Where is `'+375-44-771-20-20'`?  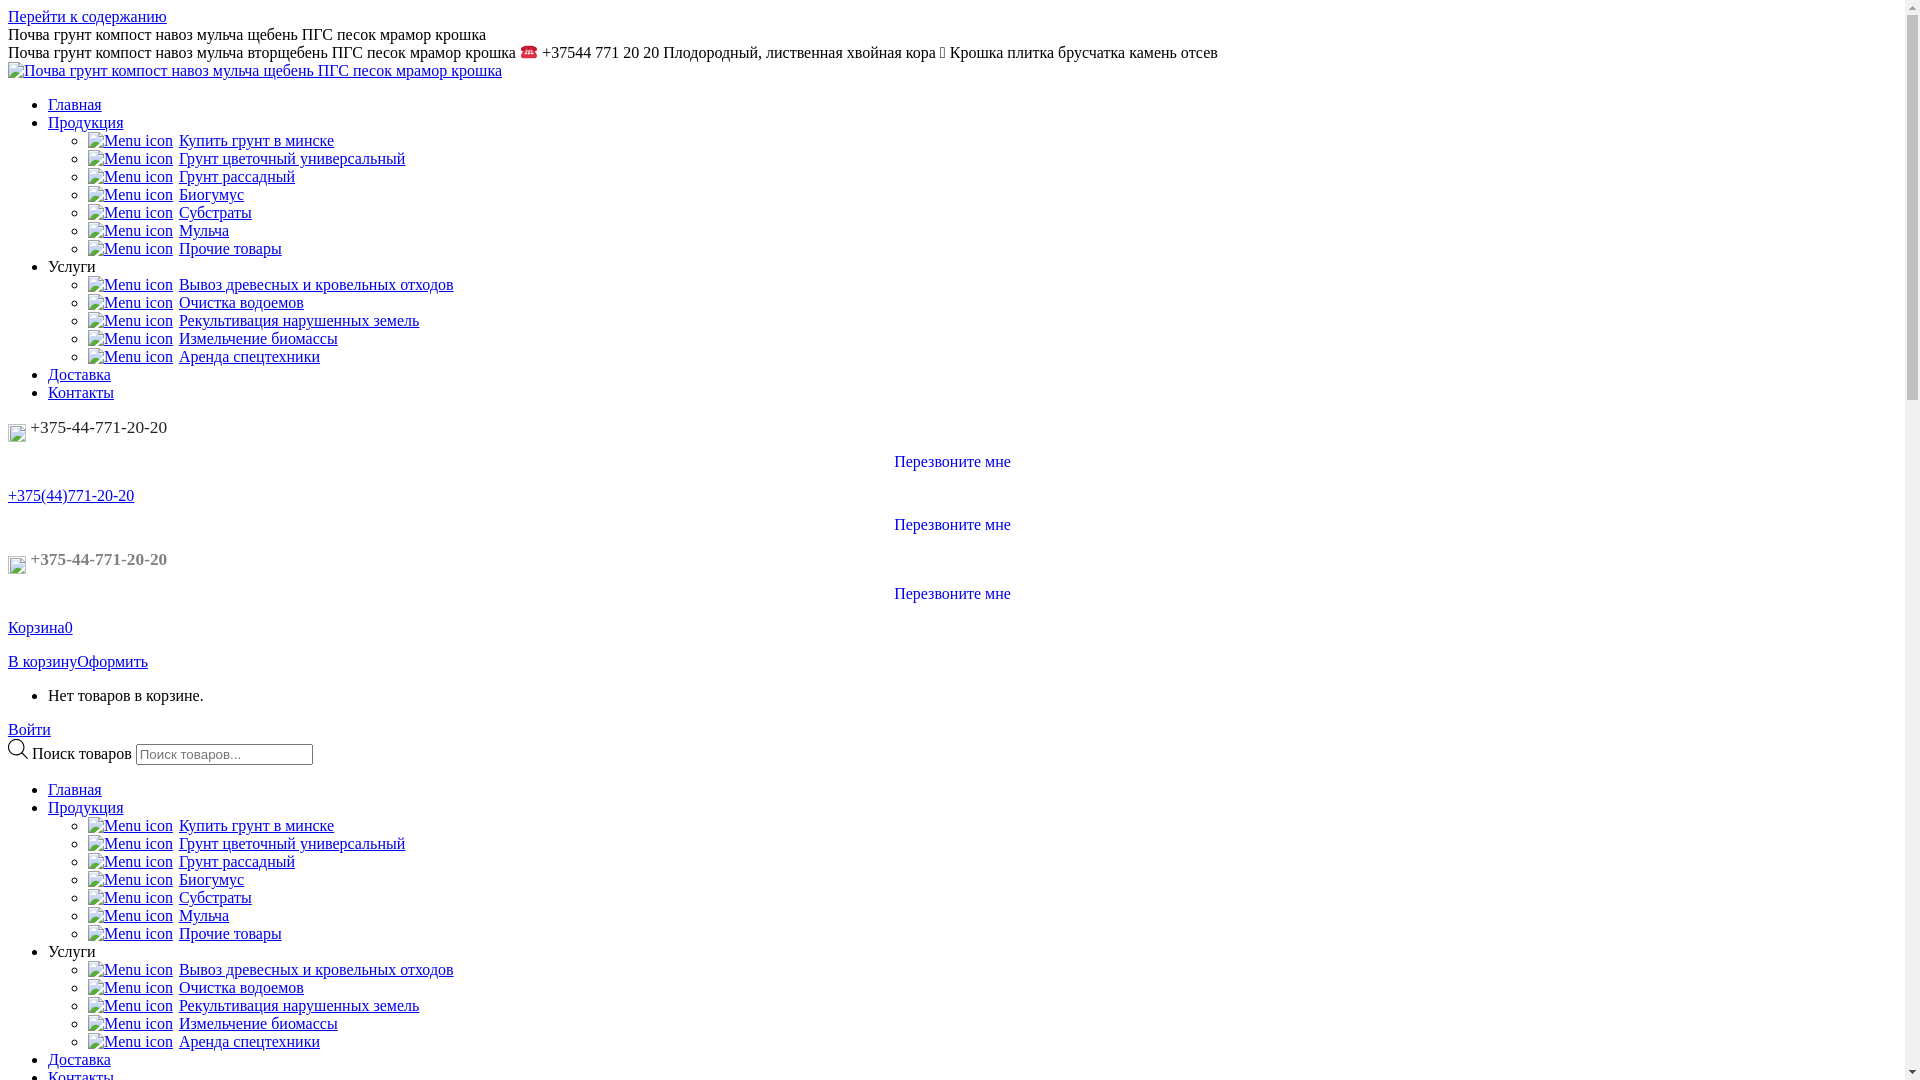
'+375-44-771-20-20' is located at coordinates (86, 426).